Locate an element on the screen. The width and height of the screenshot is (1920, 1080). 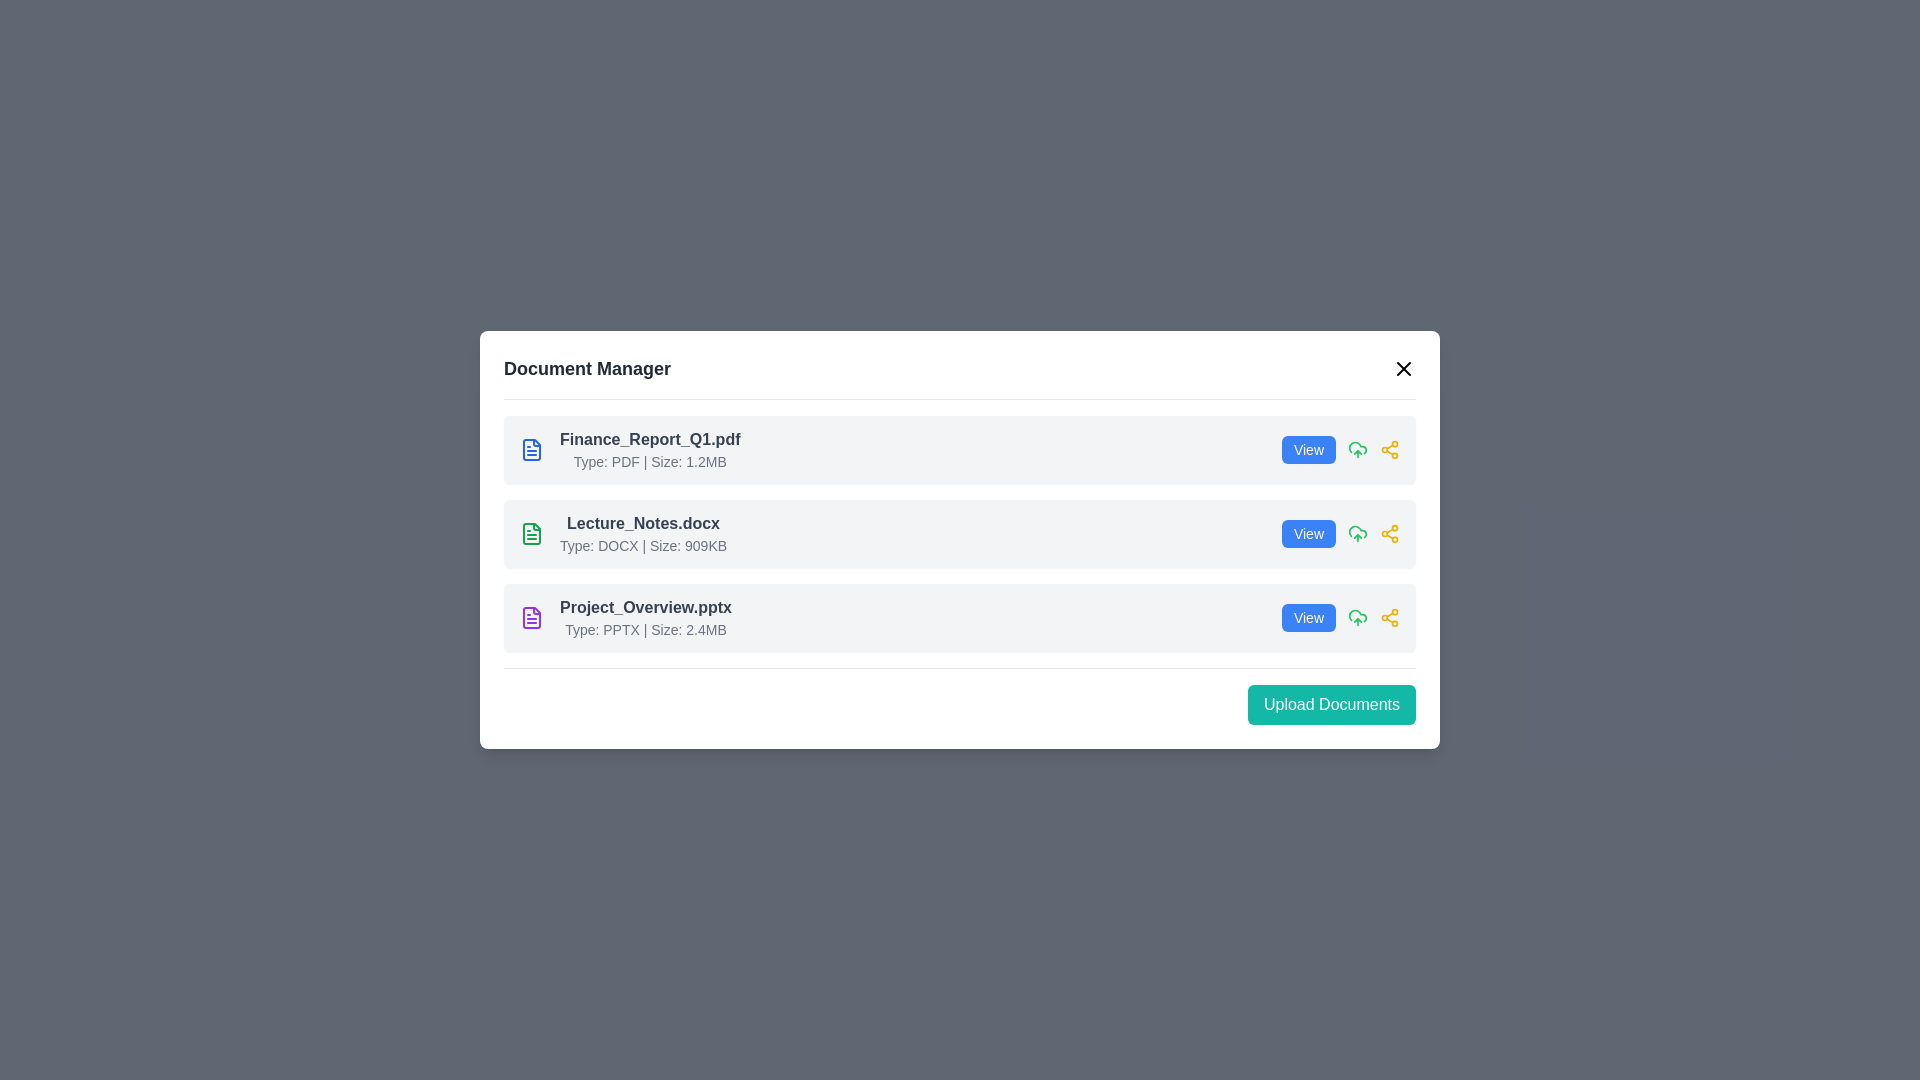
the upload icon located to the right of the list item, between the blue 'View' button and the yellow sharing icon is located at coordinates (1358, 450).